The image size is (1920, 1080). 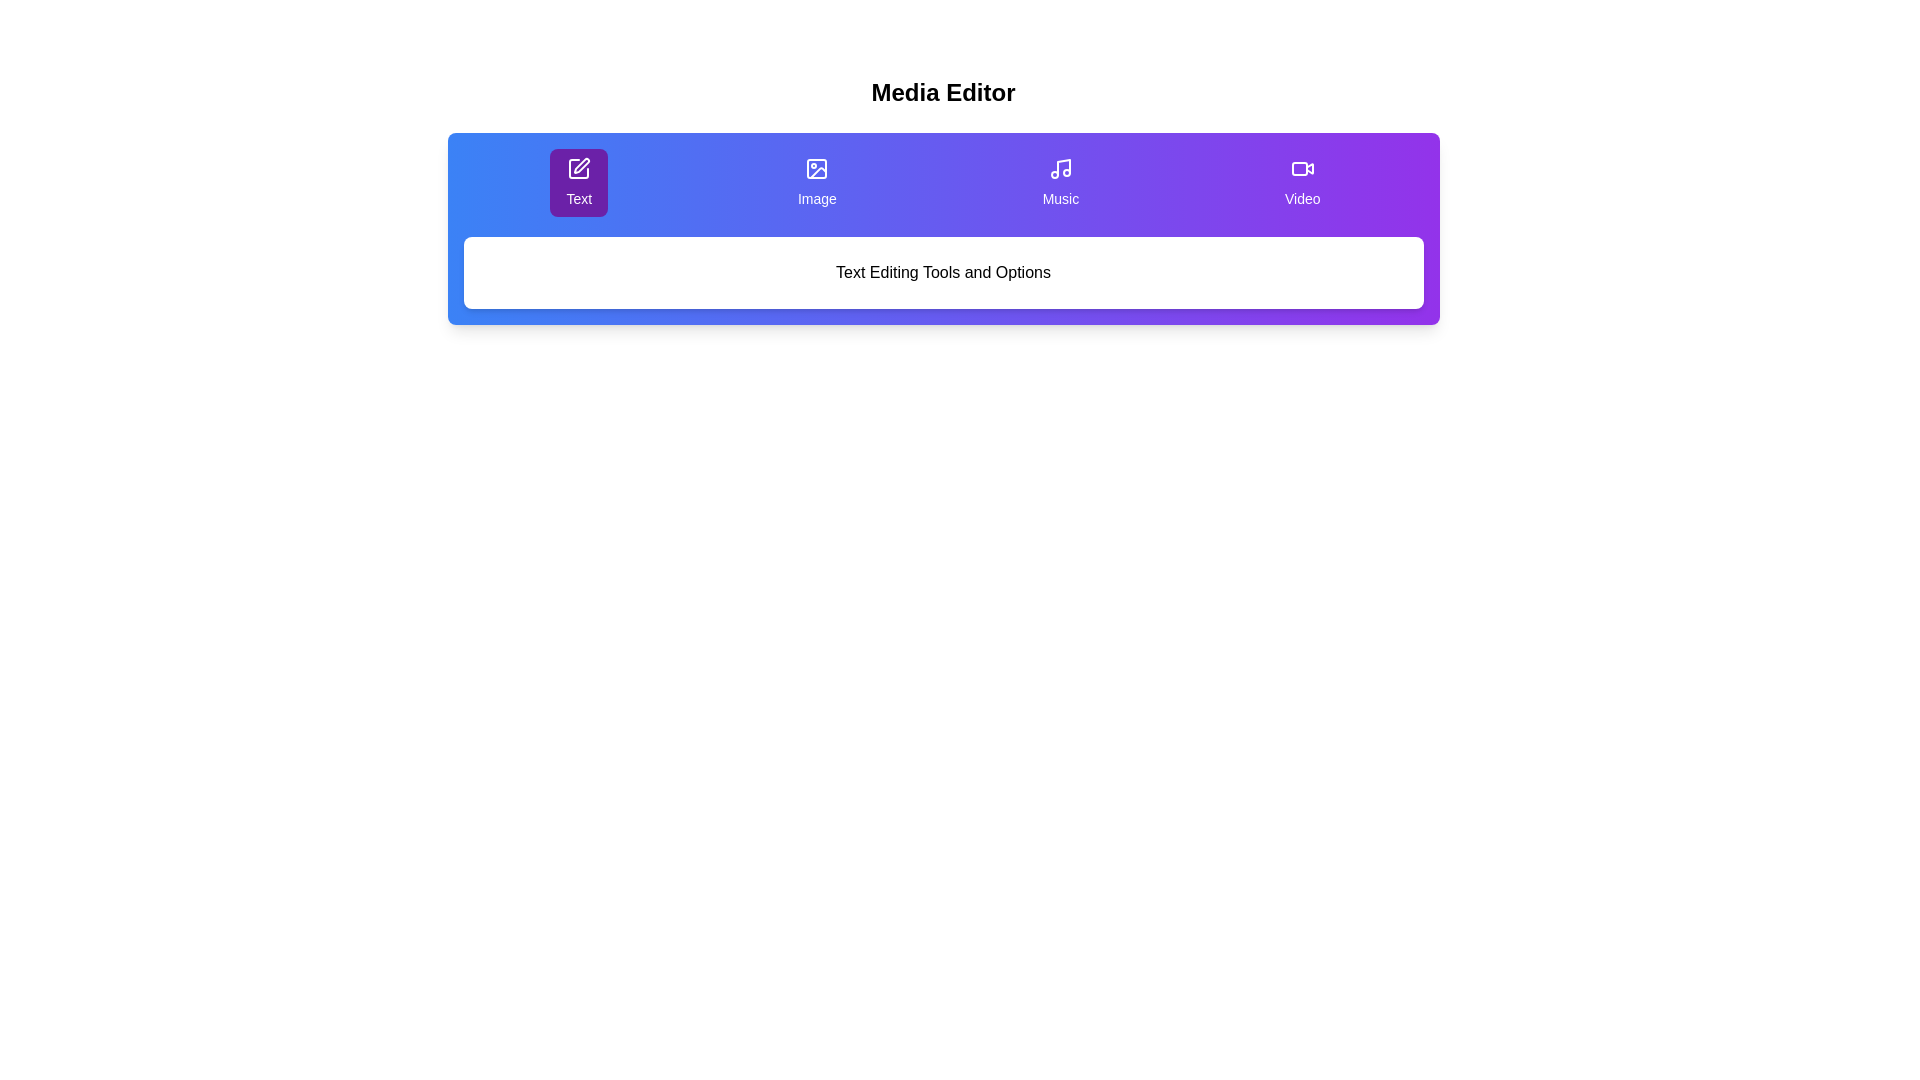 What do you see at coordinates (817, 168) in the screenshot?
I see `the rounded rectangle element within the 'Image' button icon in the toolbar` at bounding box center [817, 168].